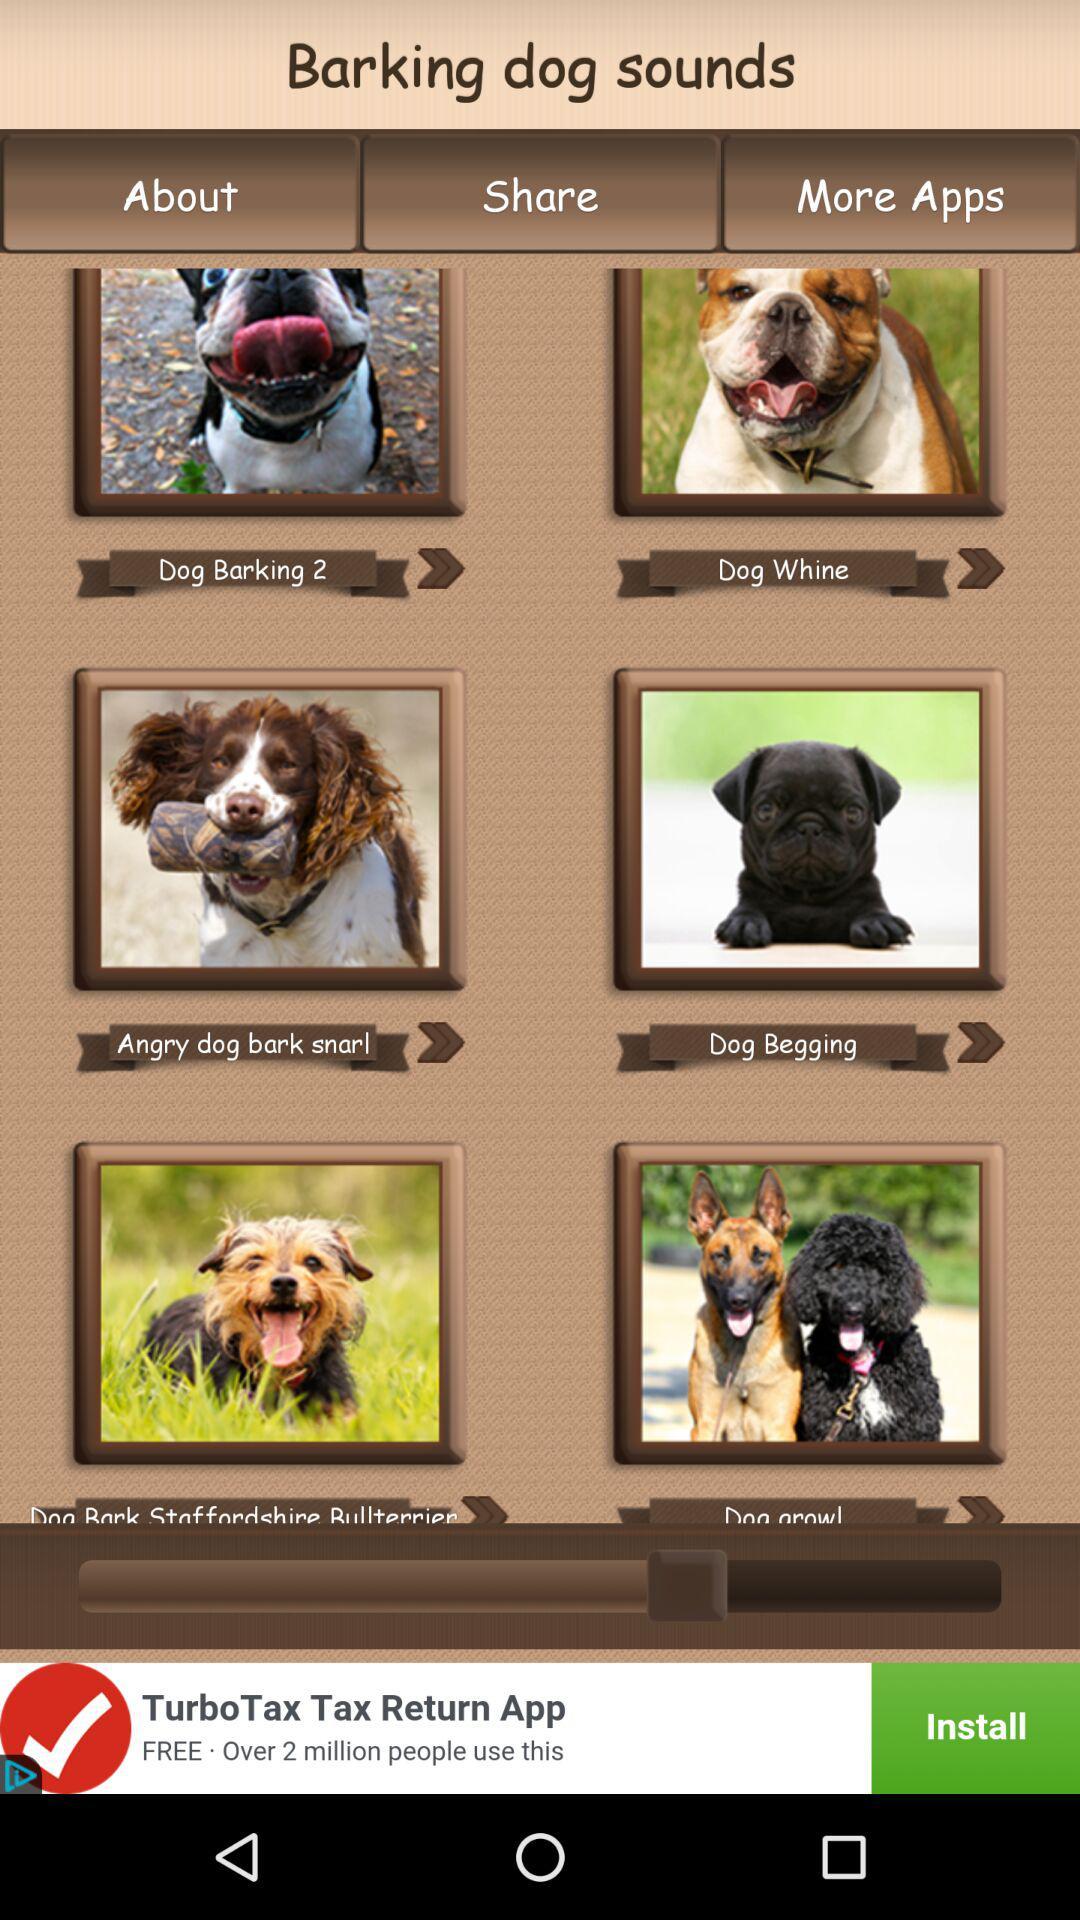 Image resolution: width=1080 pixels, height=1920 pixels. Describe the element at coordinates (810, 832) in the screenshot. I see `dog begging sound` at that location.